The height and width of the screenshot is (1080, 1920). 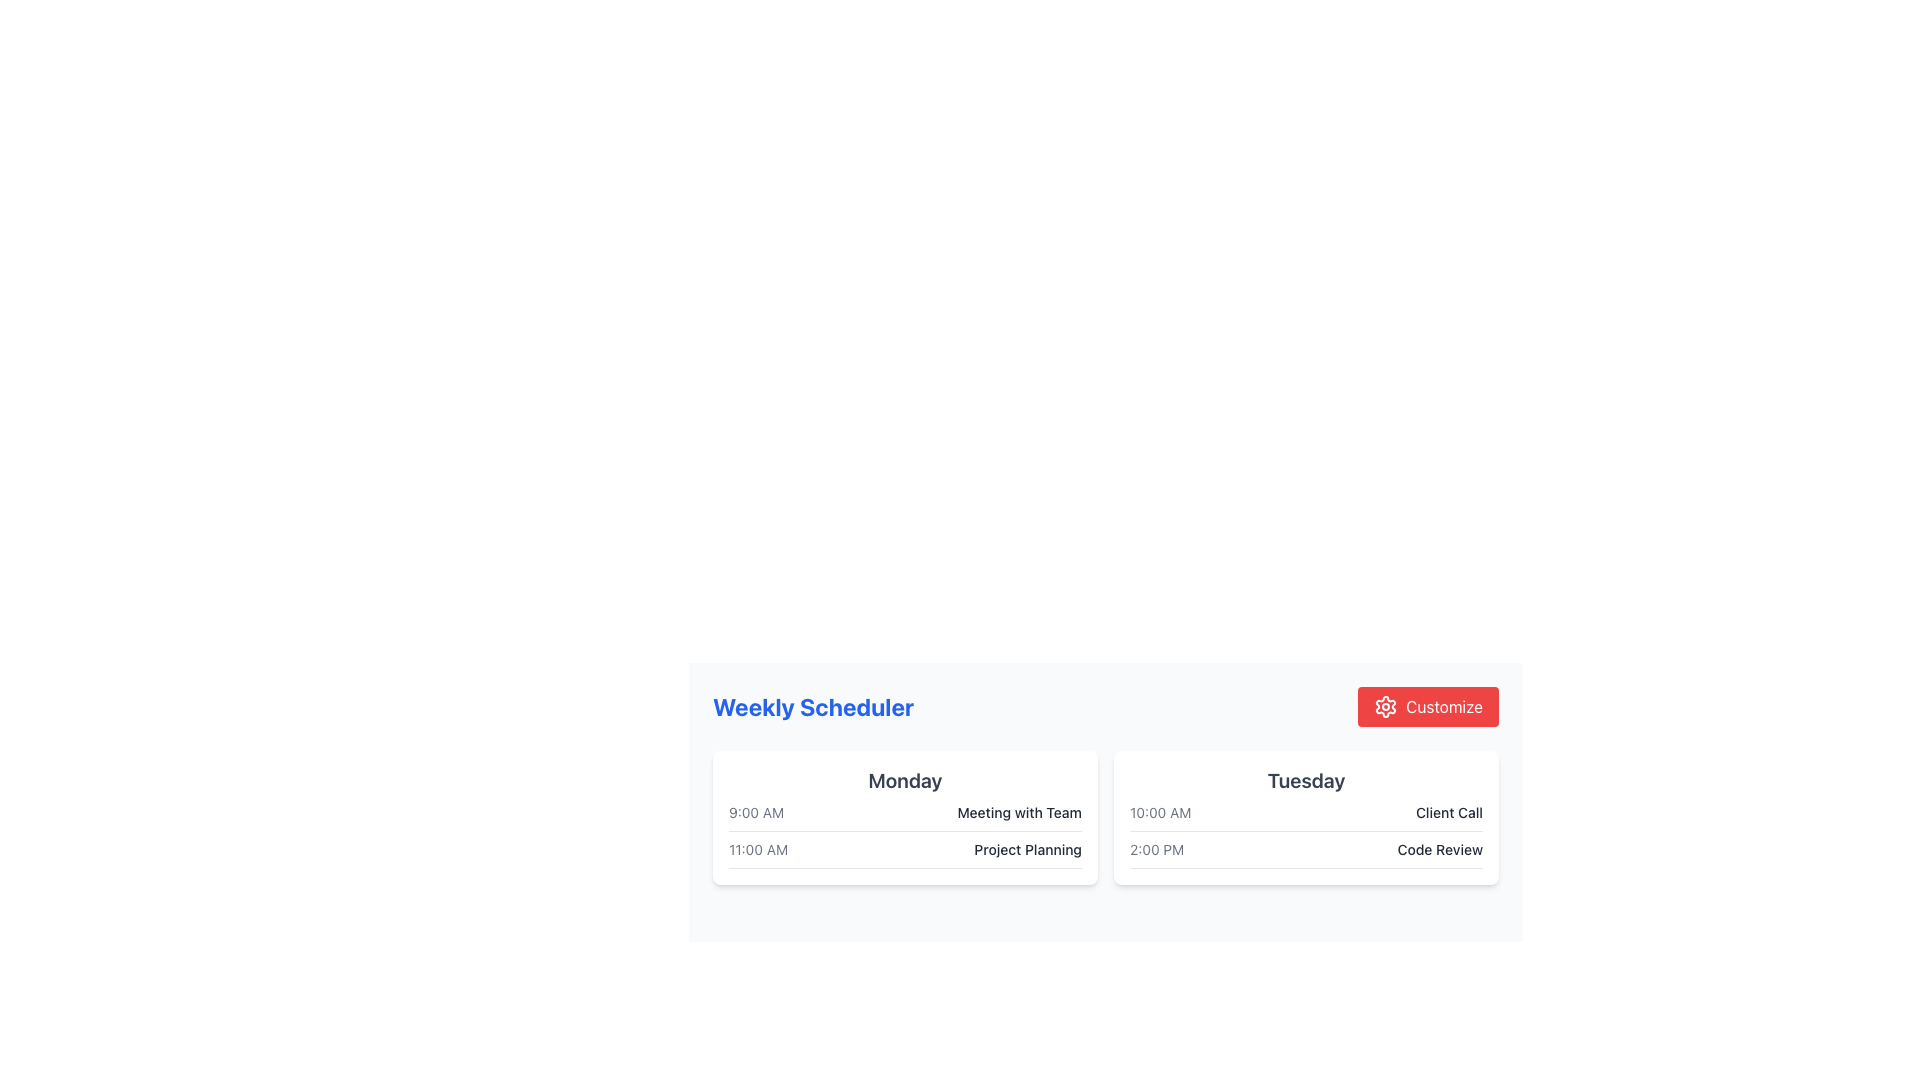 I want to click on the text label indicating the starting time of an event in the Monday section of the weekly planner, so click(x=757, y=849).